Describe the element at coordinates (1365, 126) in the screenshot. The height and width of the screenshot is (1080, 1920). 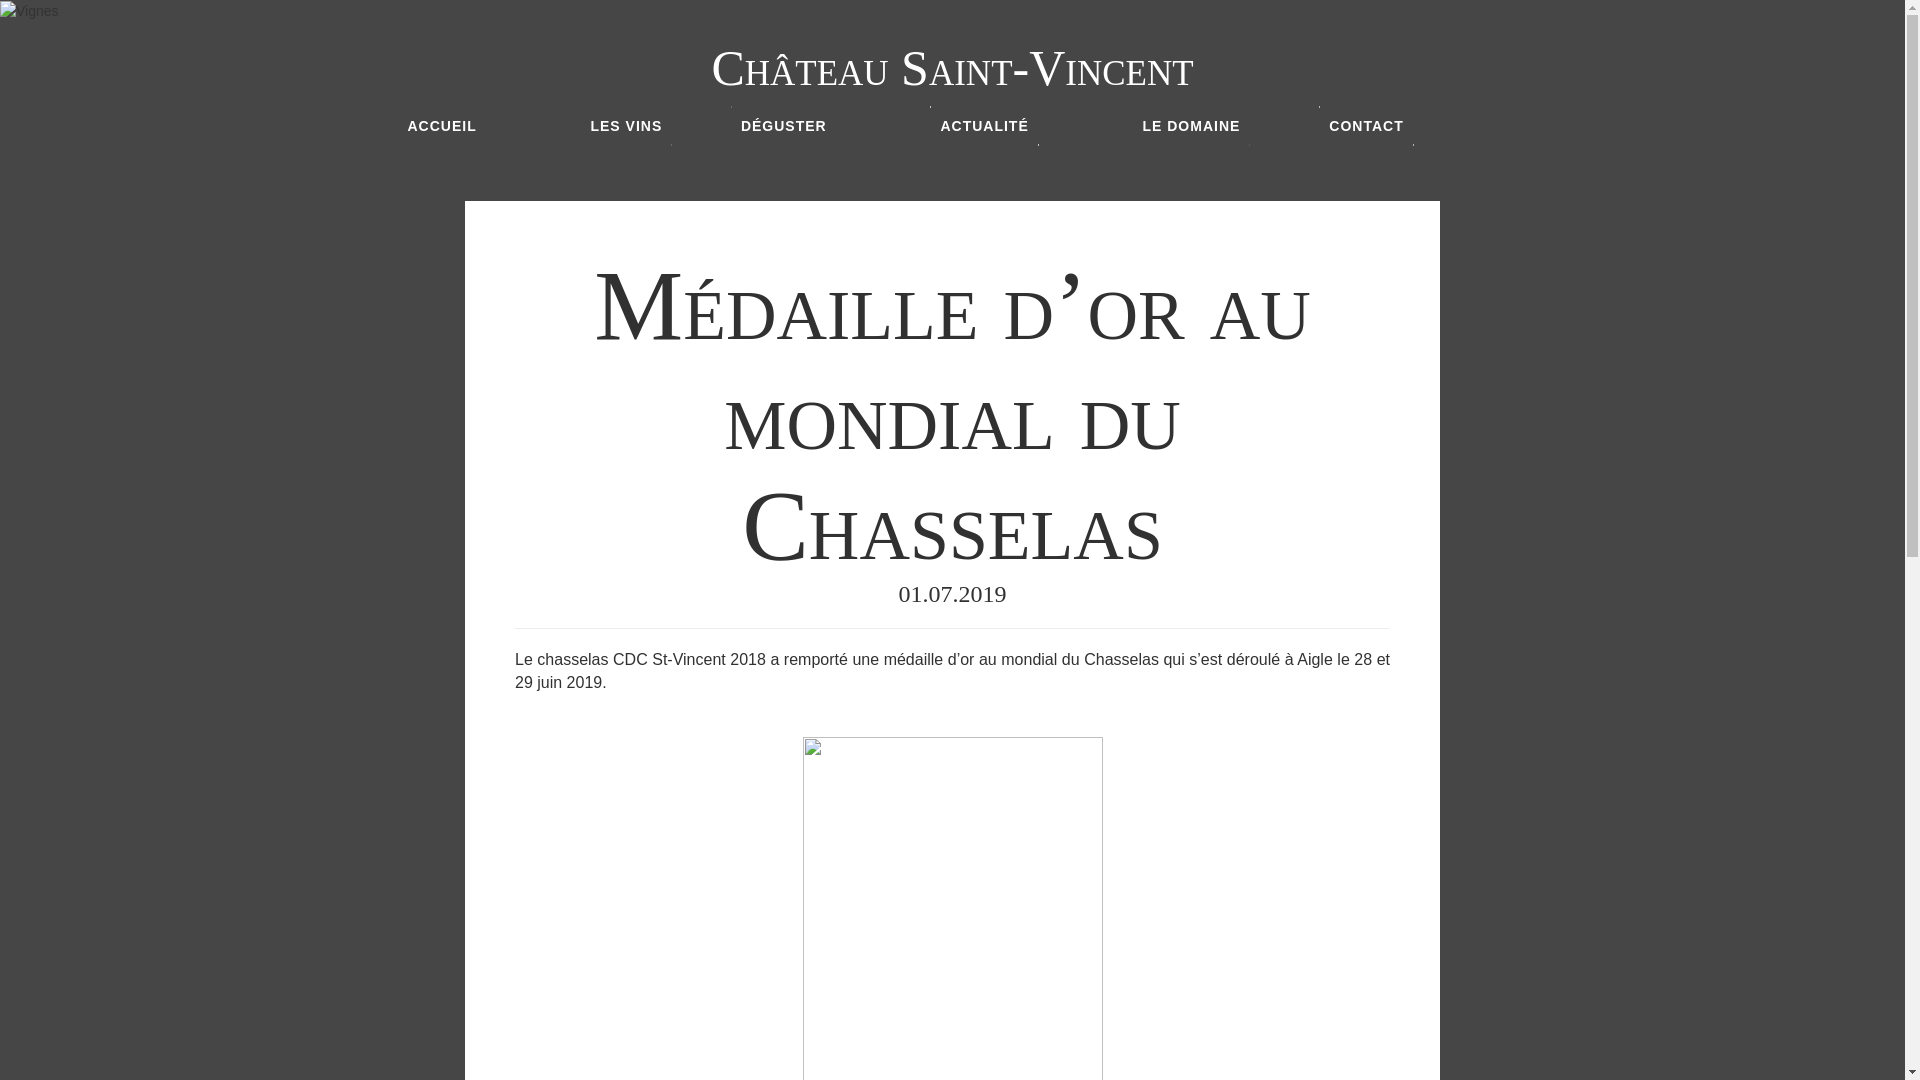
I see `'CONTACT'` at that location.